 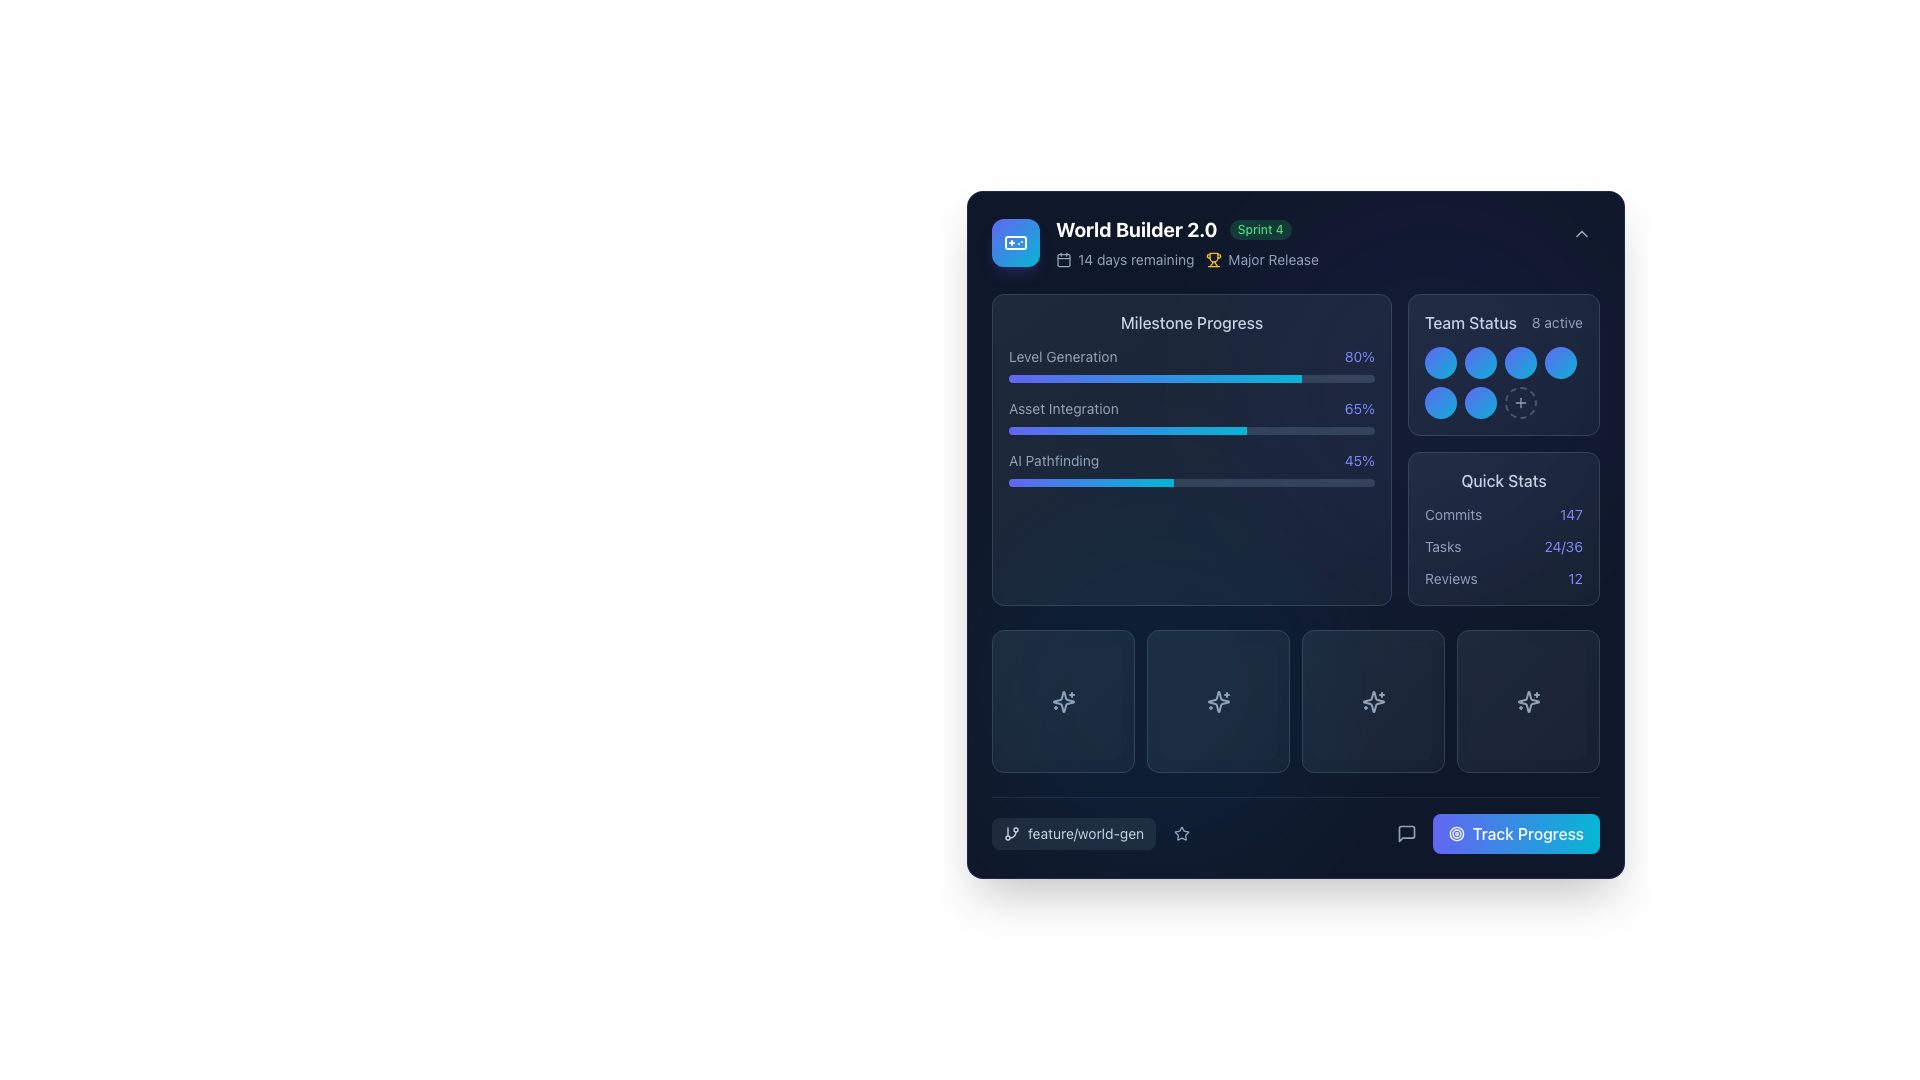 What do you see at coordinates (1520, 362) in the screenshot?
I see `the third circular decorative element in the 'Team Status' section, which visually represents a status indicator for team members` at bounding box center [1520, 362].